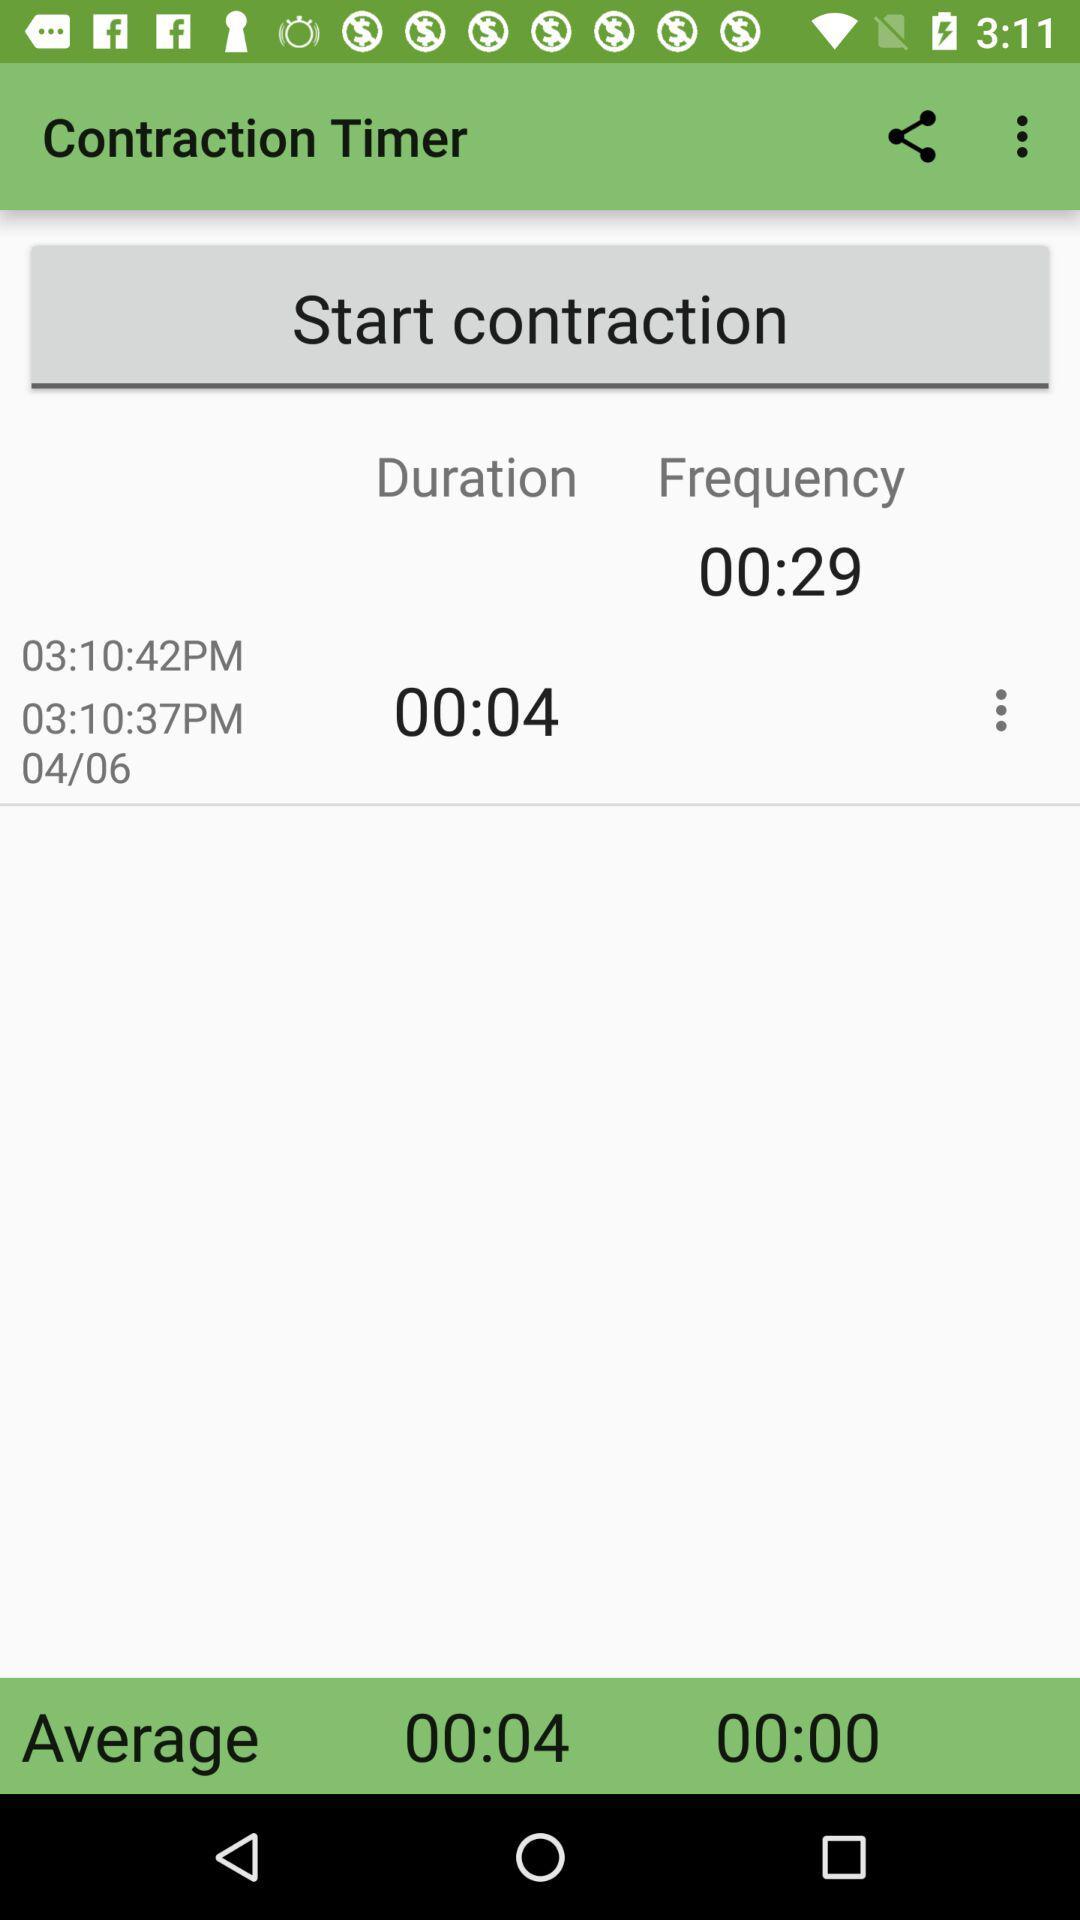  I want to click on the share button, so click(911, 136).